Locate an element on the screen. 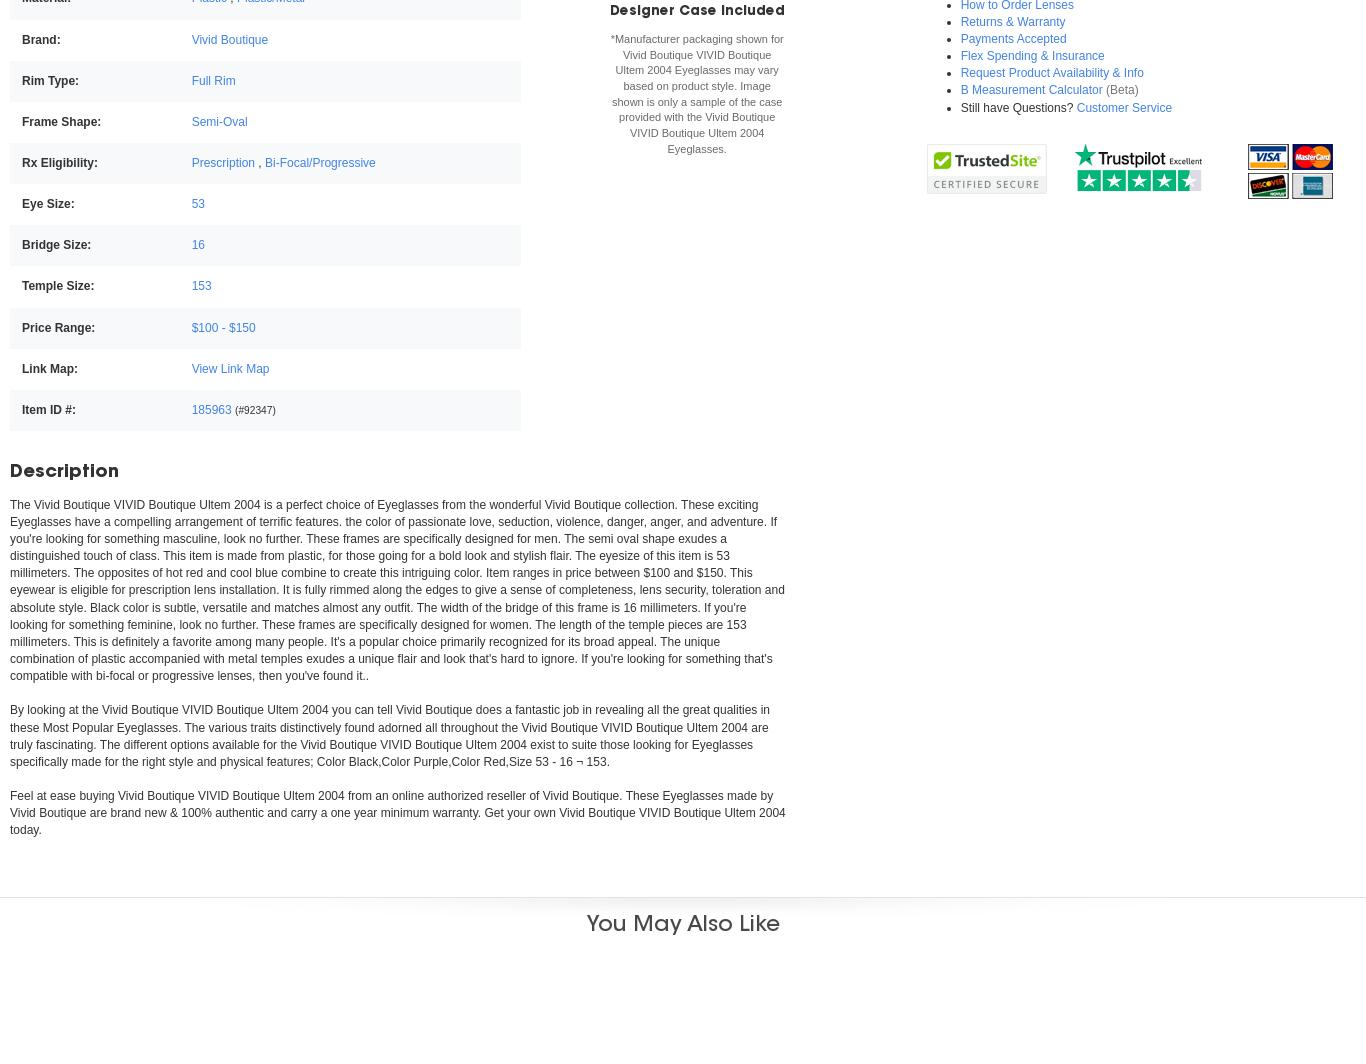 The image size is (1366, 1064). '185963' is located at coordinates (210, 409).